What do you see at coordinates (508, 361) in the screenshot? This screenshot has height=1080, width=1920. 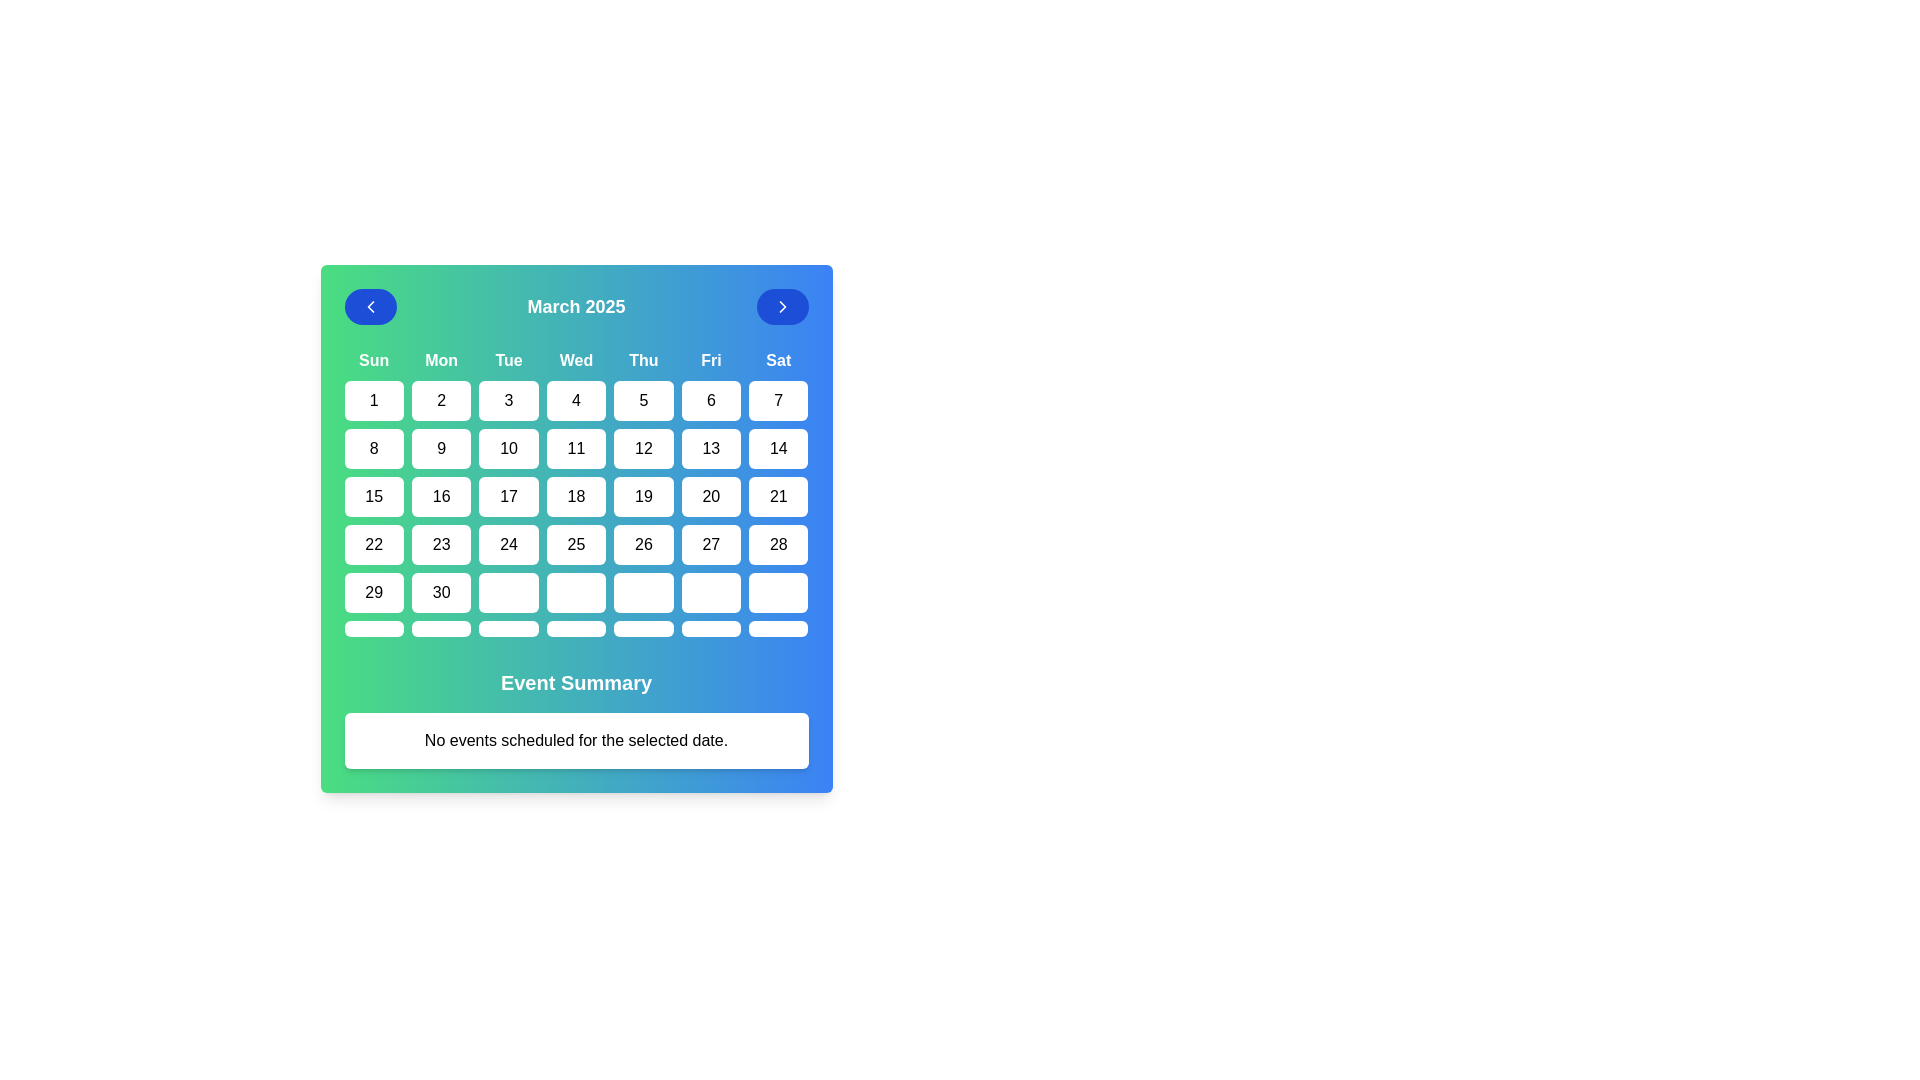 I see `the header label identifying the day 'Tuesday' in the calendar interface, which is positioned third in a row of day labels and directly above the '3' date cell` at bounding box center [508, 361].